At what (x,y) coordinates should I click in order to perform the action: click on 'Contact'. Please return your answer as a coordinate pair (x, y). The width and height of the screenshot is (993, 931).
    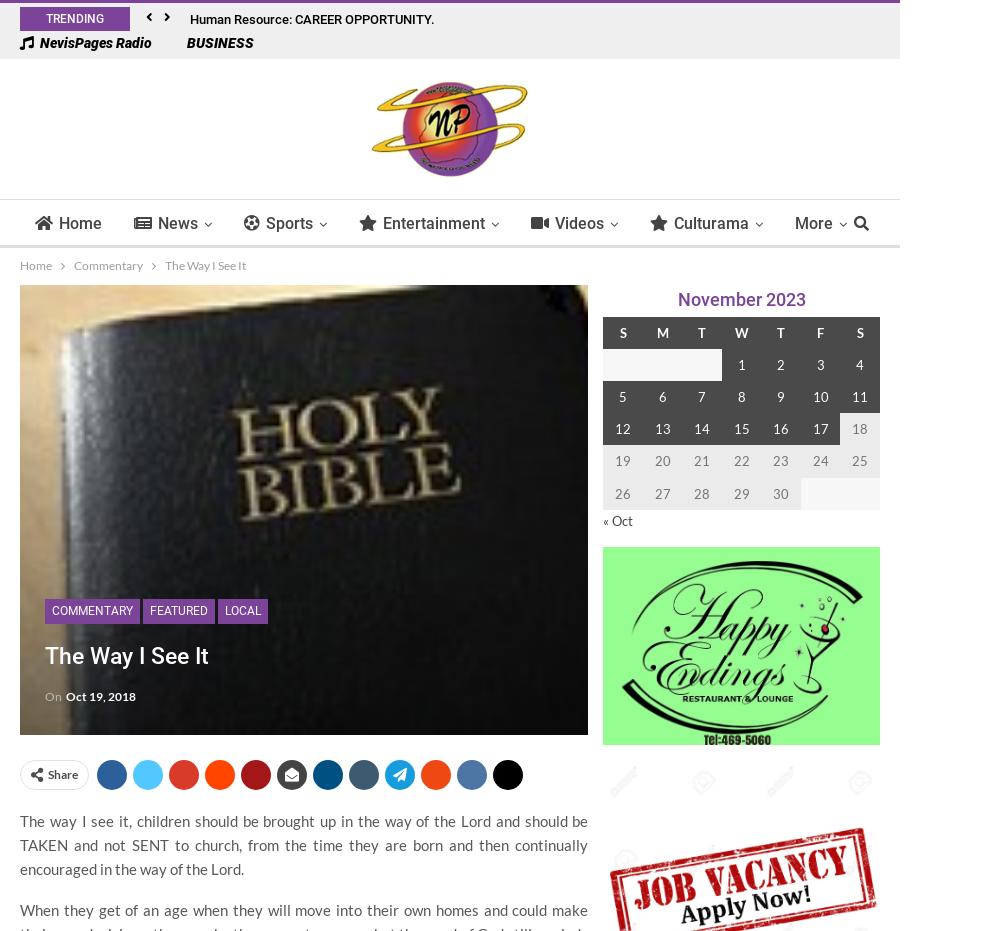
    Looking at the image, I should click on (839, 306).